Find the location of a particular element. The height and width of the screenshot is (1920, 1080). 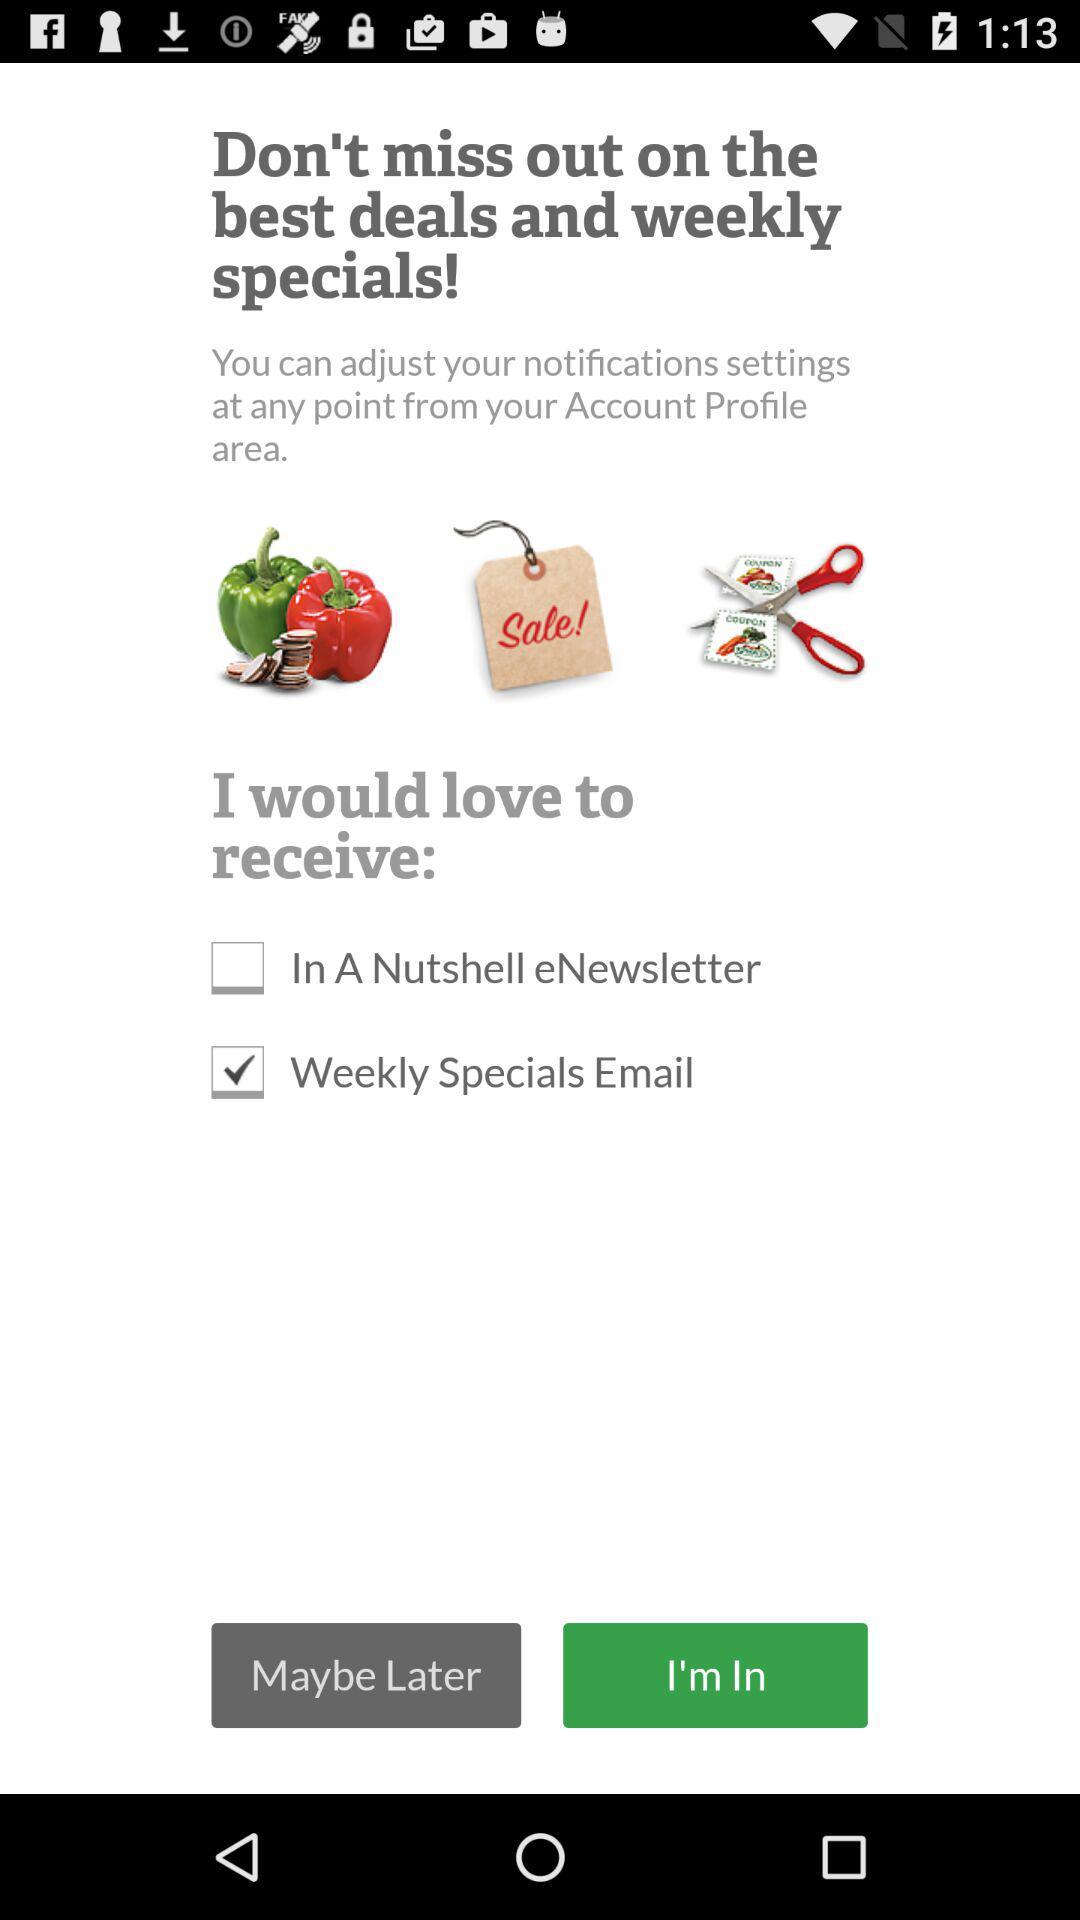

the maybe later item is located at coordinates (366, 1675).